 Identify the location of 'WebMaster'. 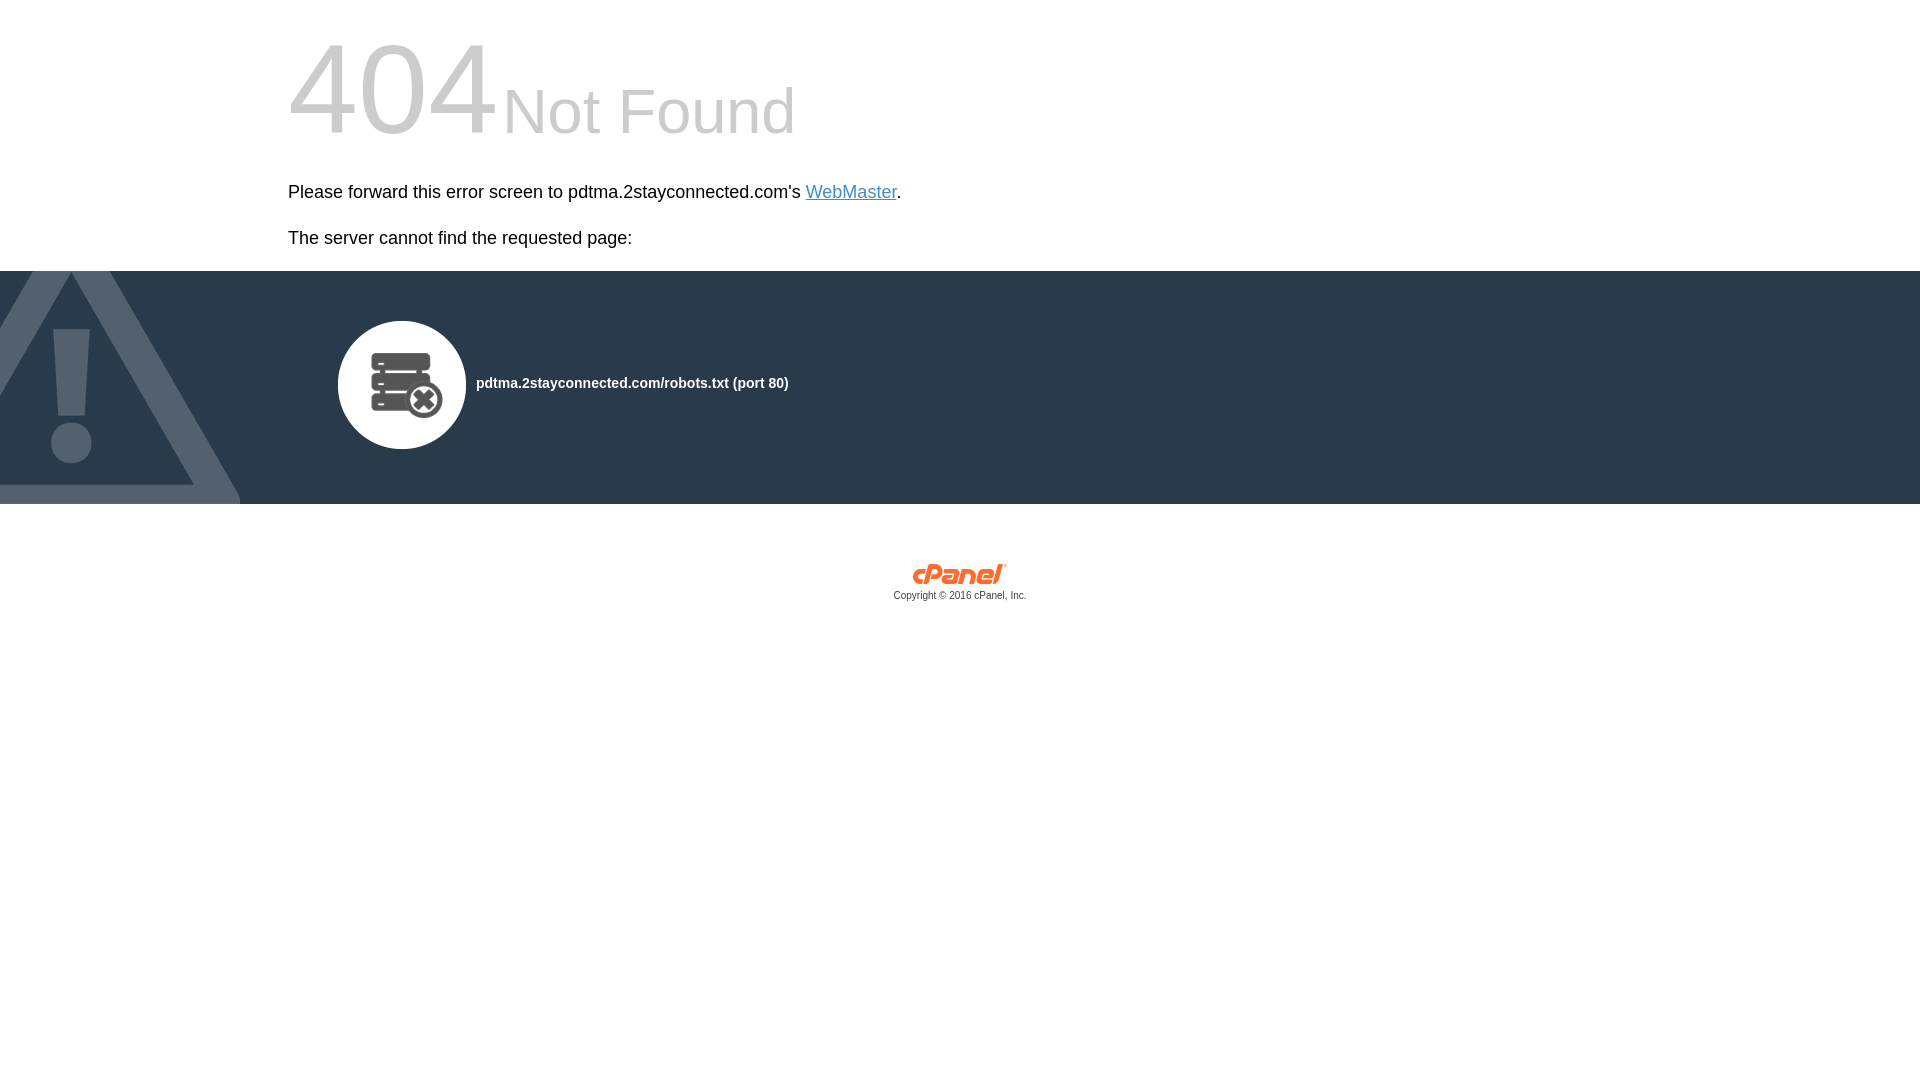
(806, 192).